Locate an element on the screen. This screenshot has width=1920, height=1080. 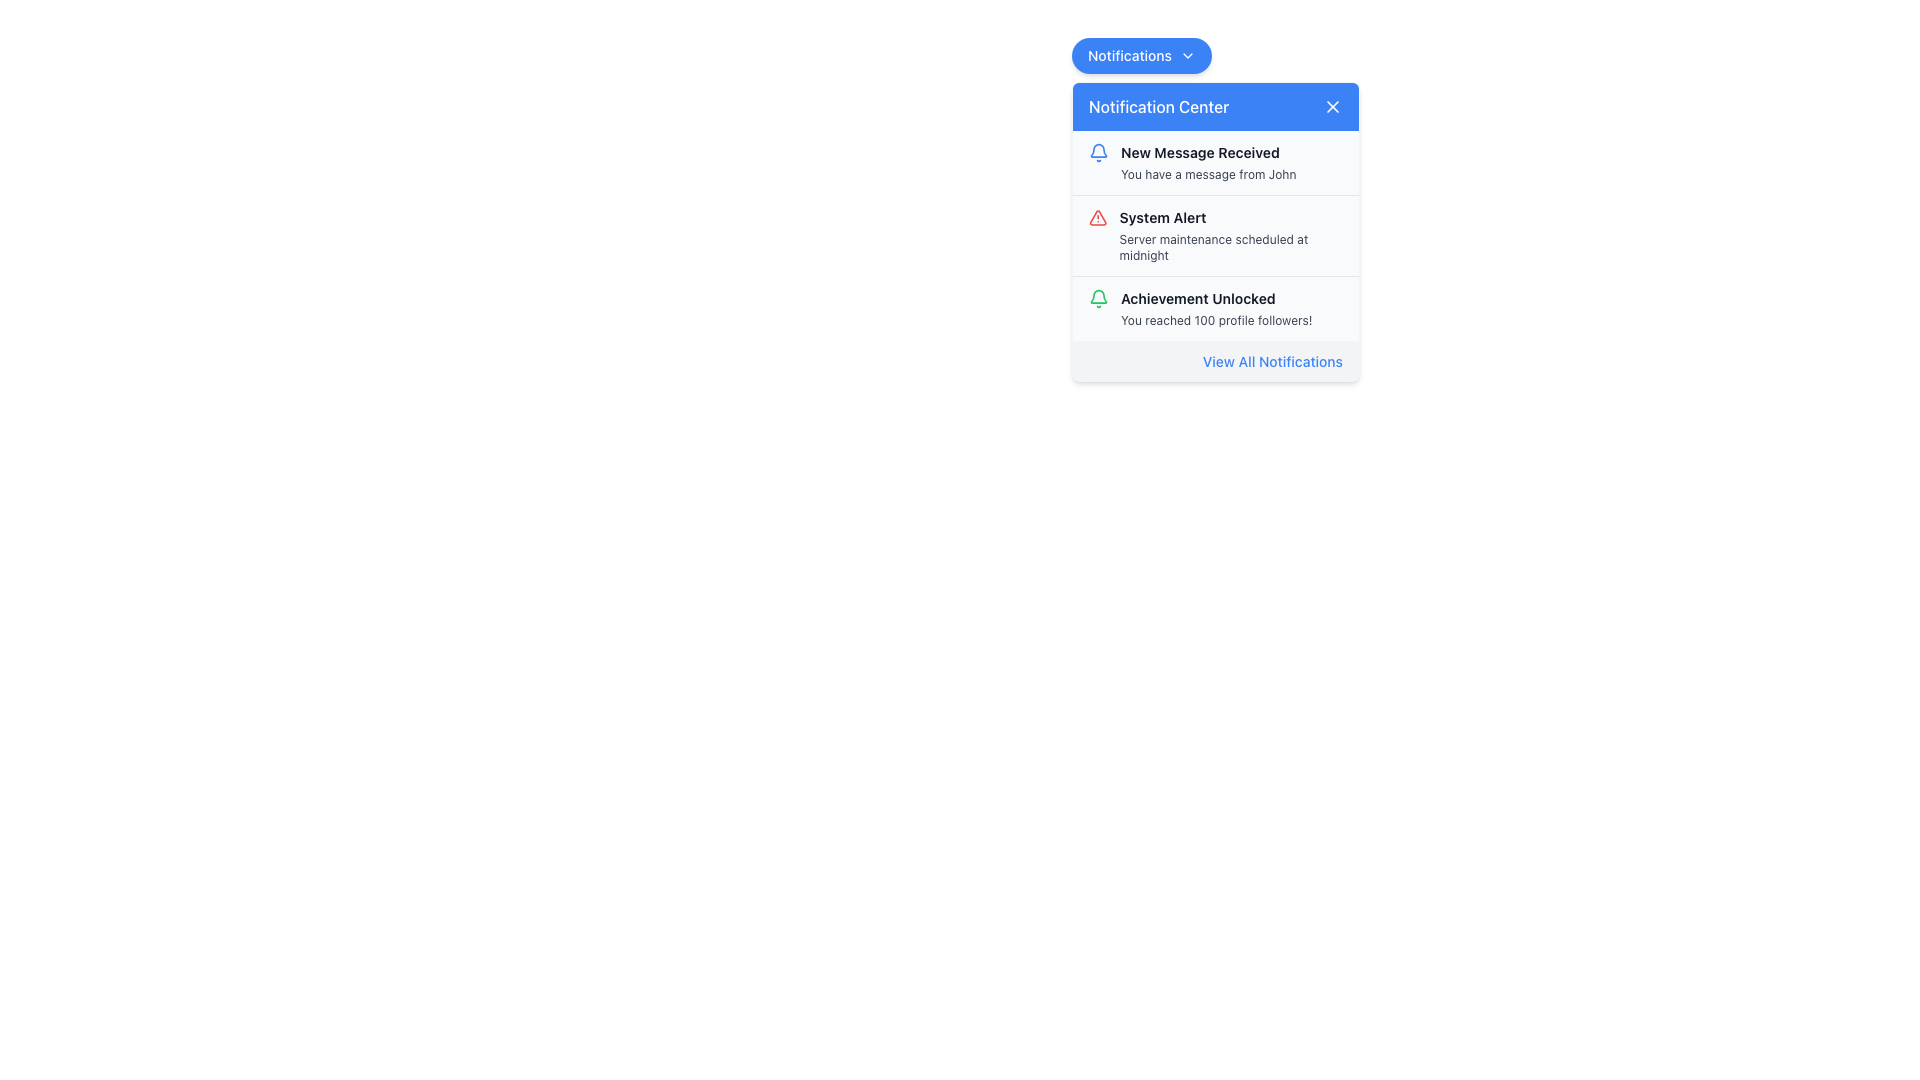
the red outlined triangular icon representing a warning or alert symbol located in the second row of the notification list, next to 'System Alert' is located at coordinates (1097, 217).